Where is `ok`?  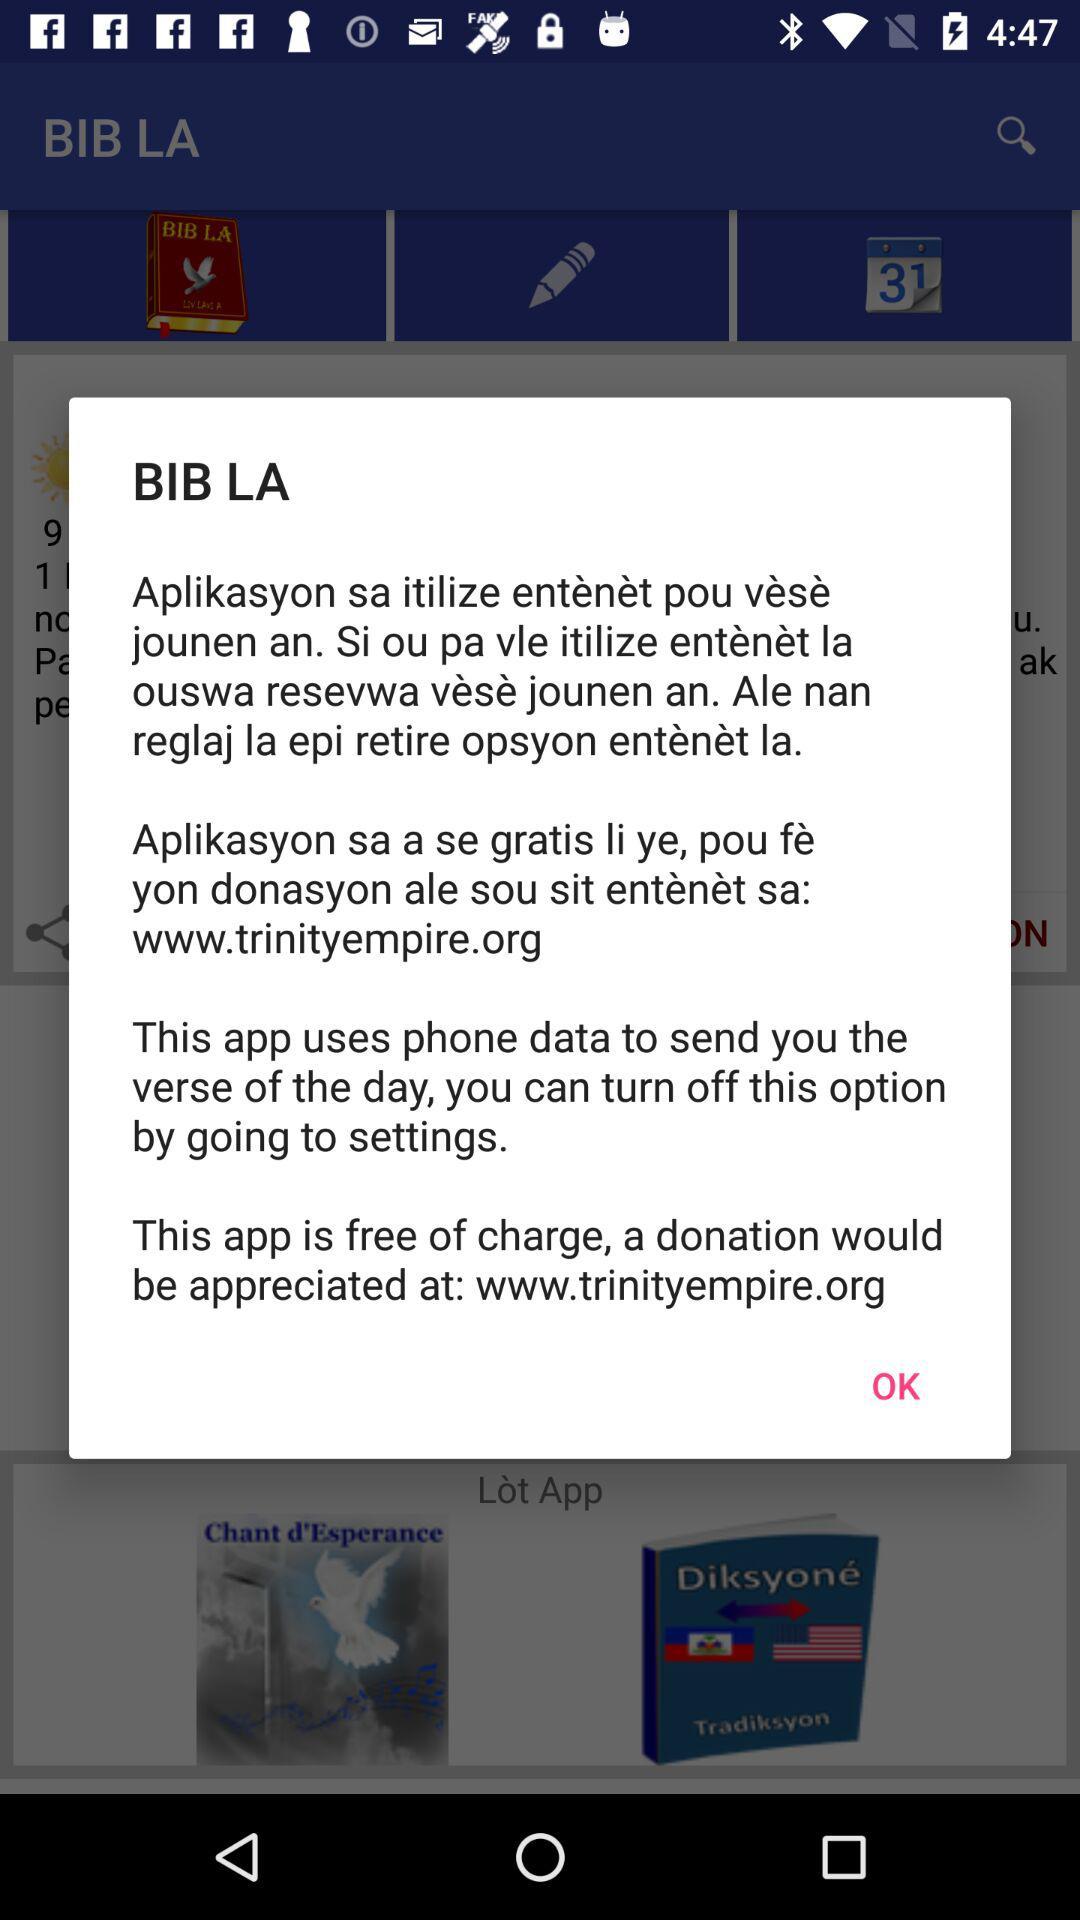 ok is located at coordinates (894, 1384).